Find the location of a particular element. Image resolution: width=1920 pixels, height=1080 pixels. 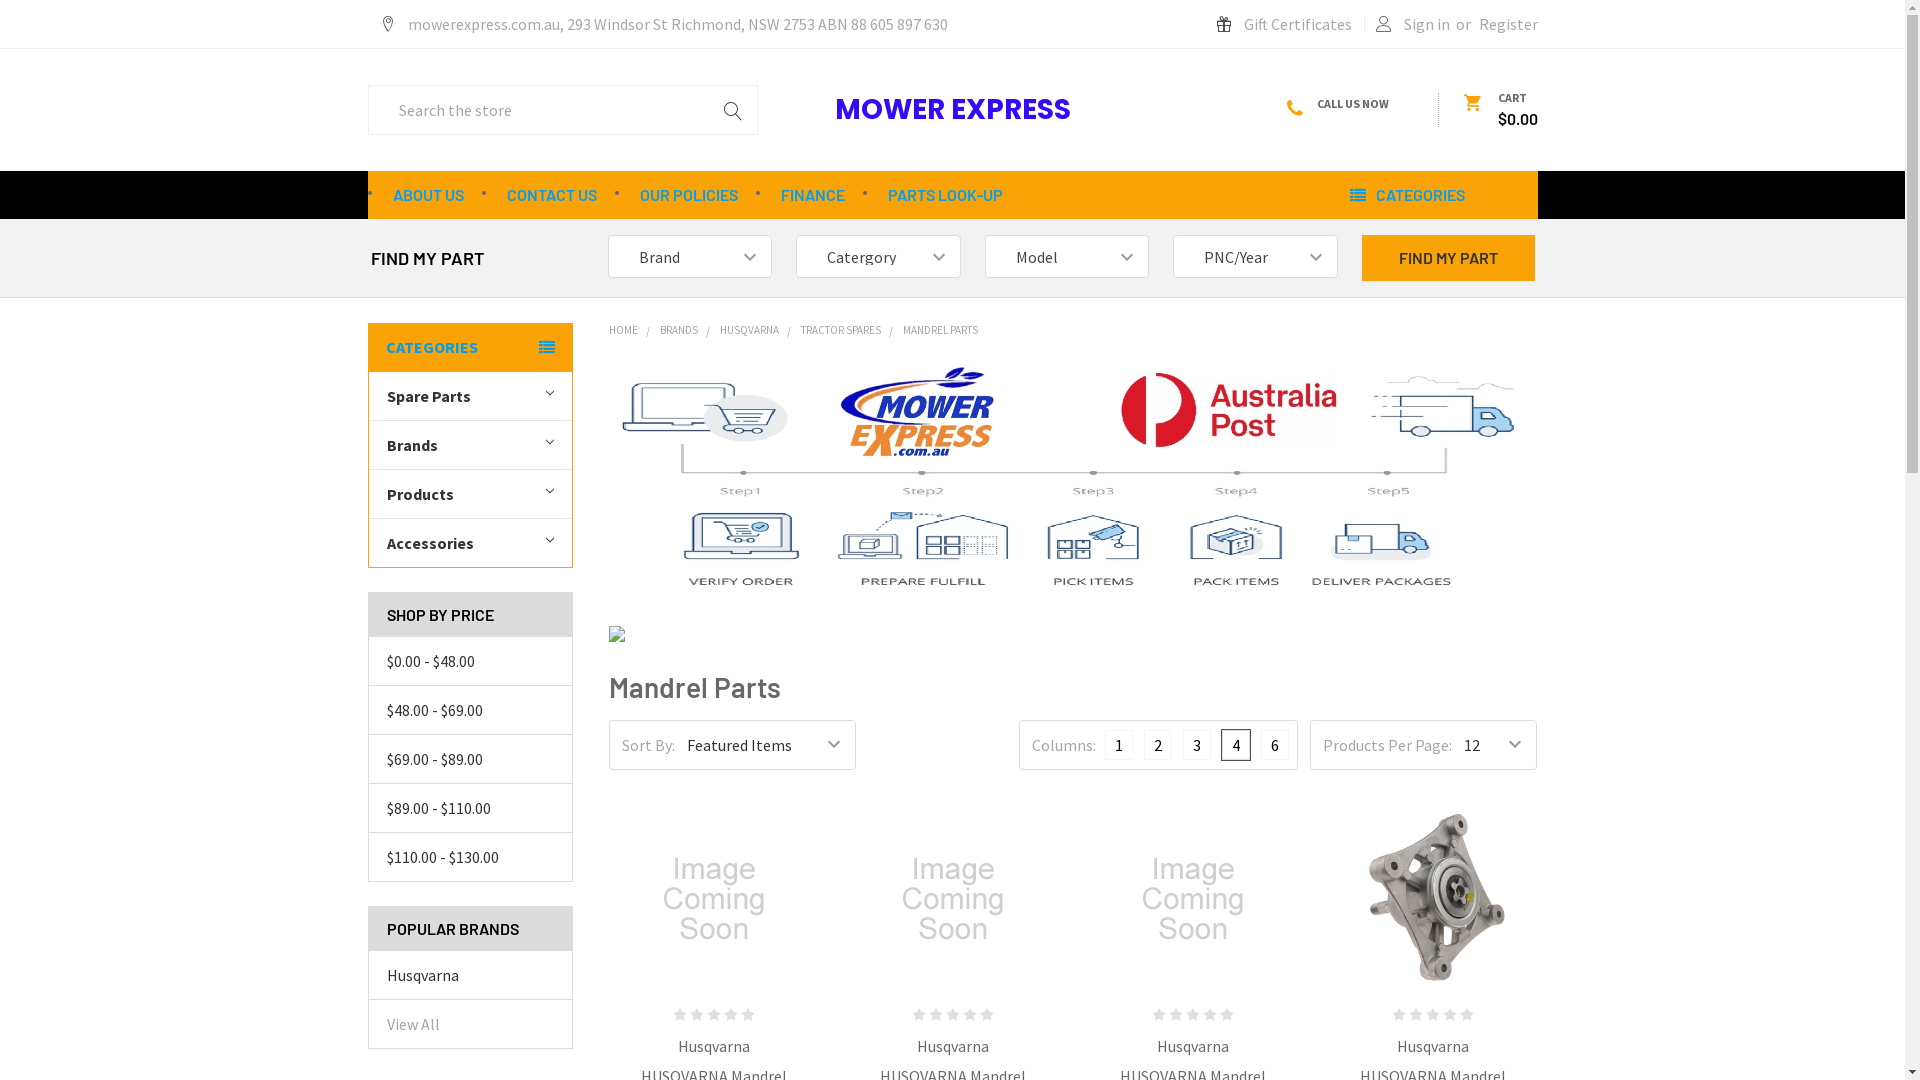

'Find my part' is located at coordinates (1448, 257).